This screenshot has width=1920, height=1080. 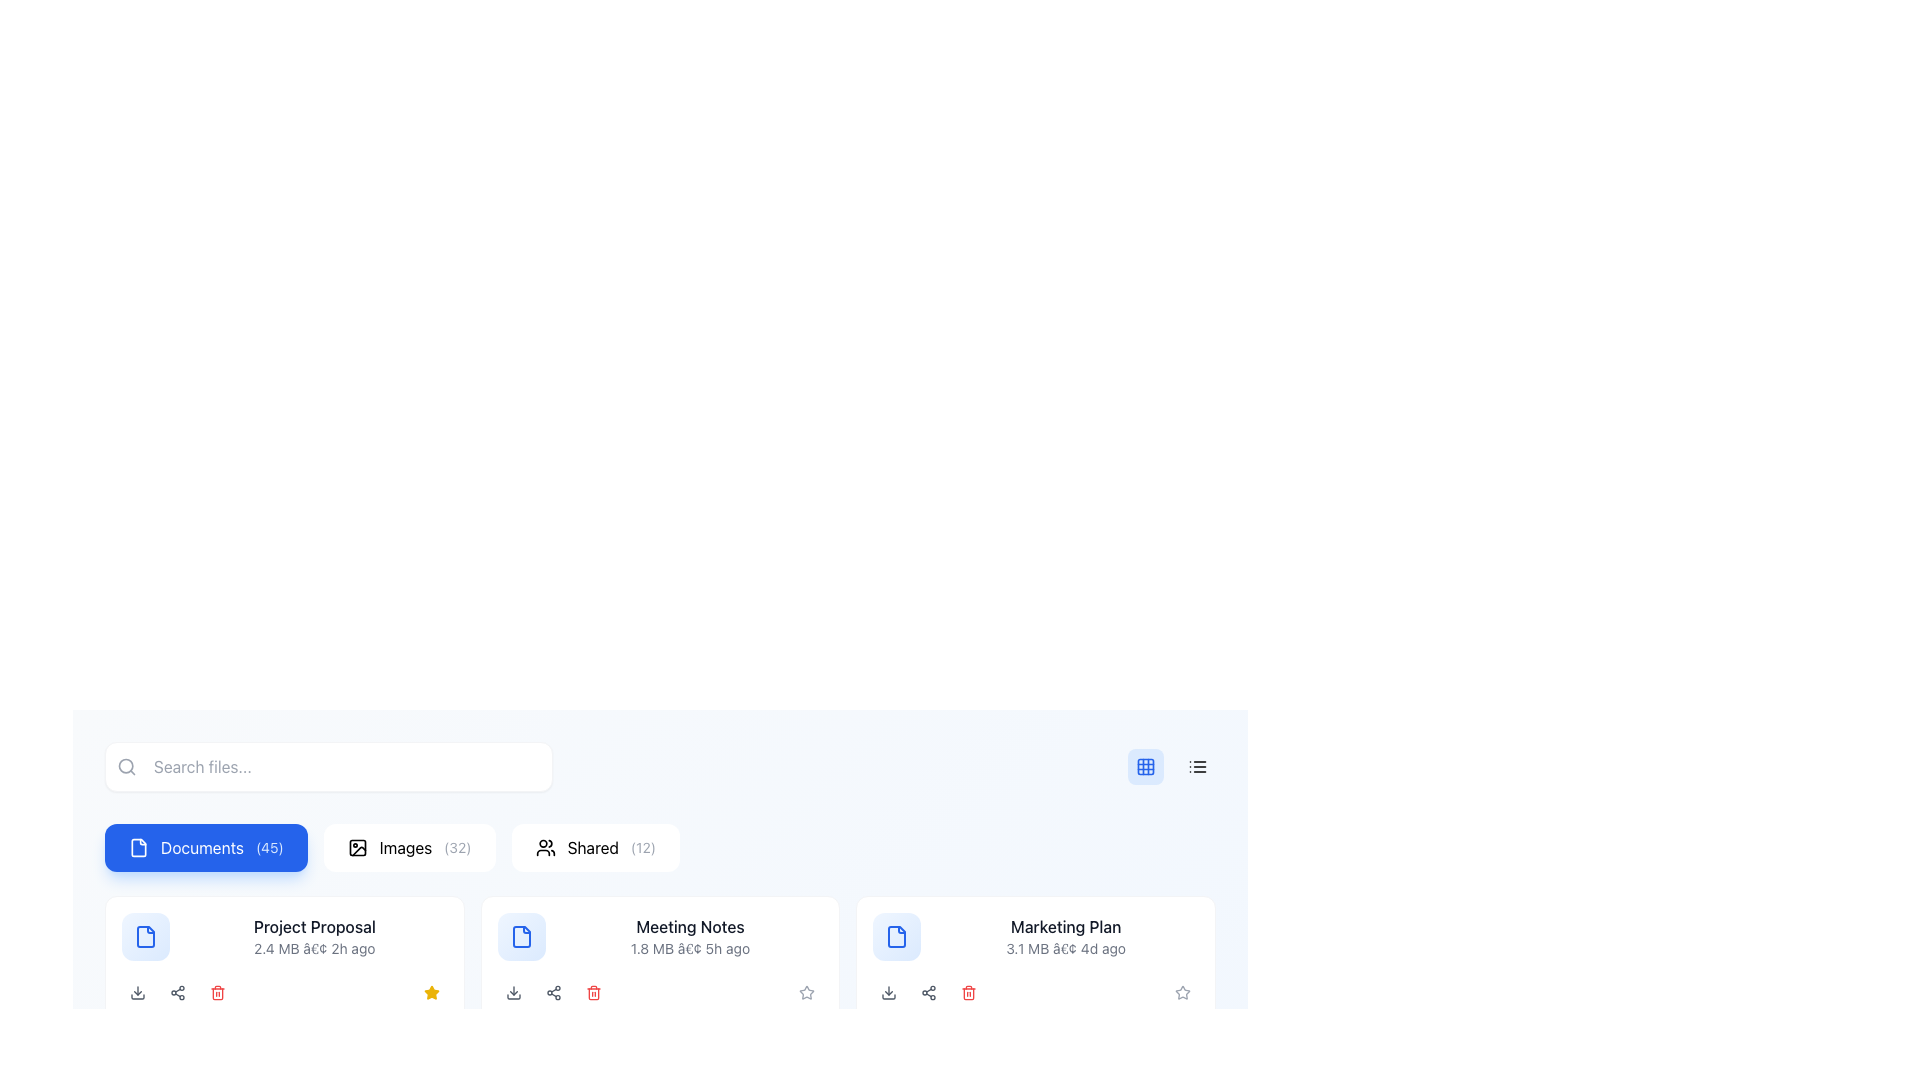 What do you see at coordinates (137, 992) in the screenshot?
I see `the download icon button, which is a gray downward arrow located in a rounded rectangular area` at bounding box center [137, 992].